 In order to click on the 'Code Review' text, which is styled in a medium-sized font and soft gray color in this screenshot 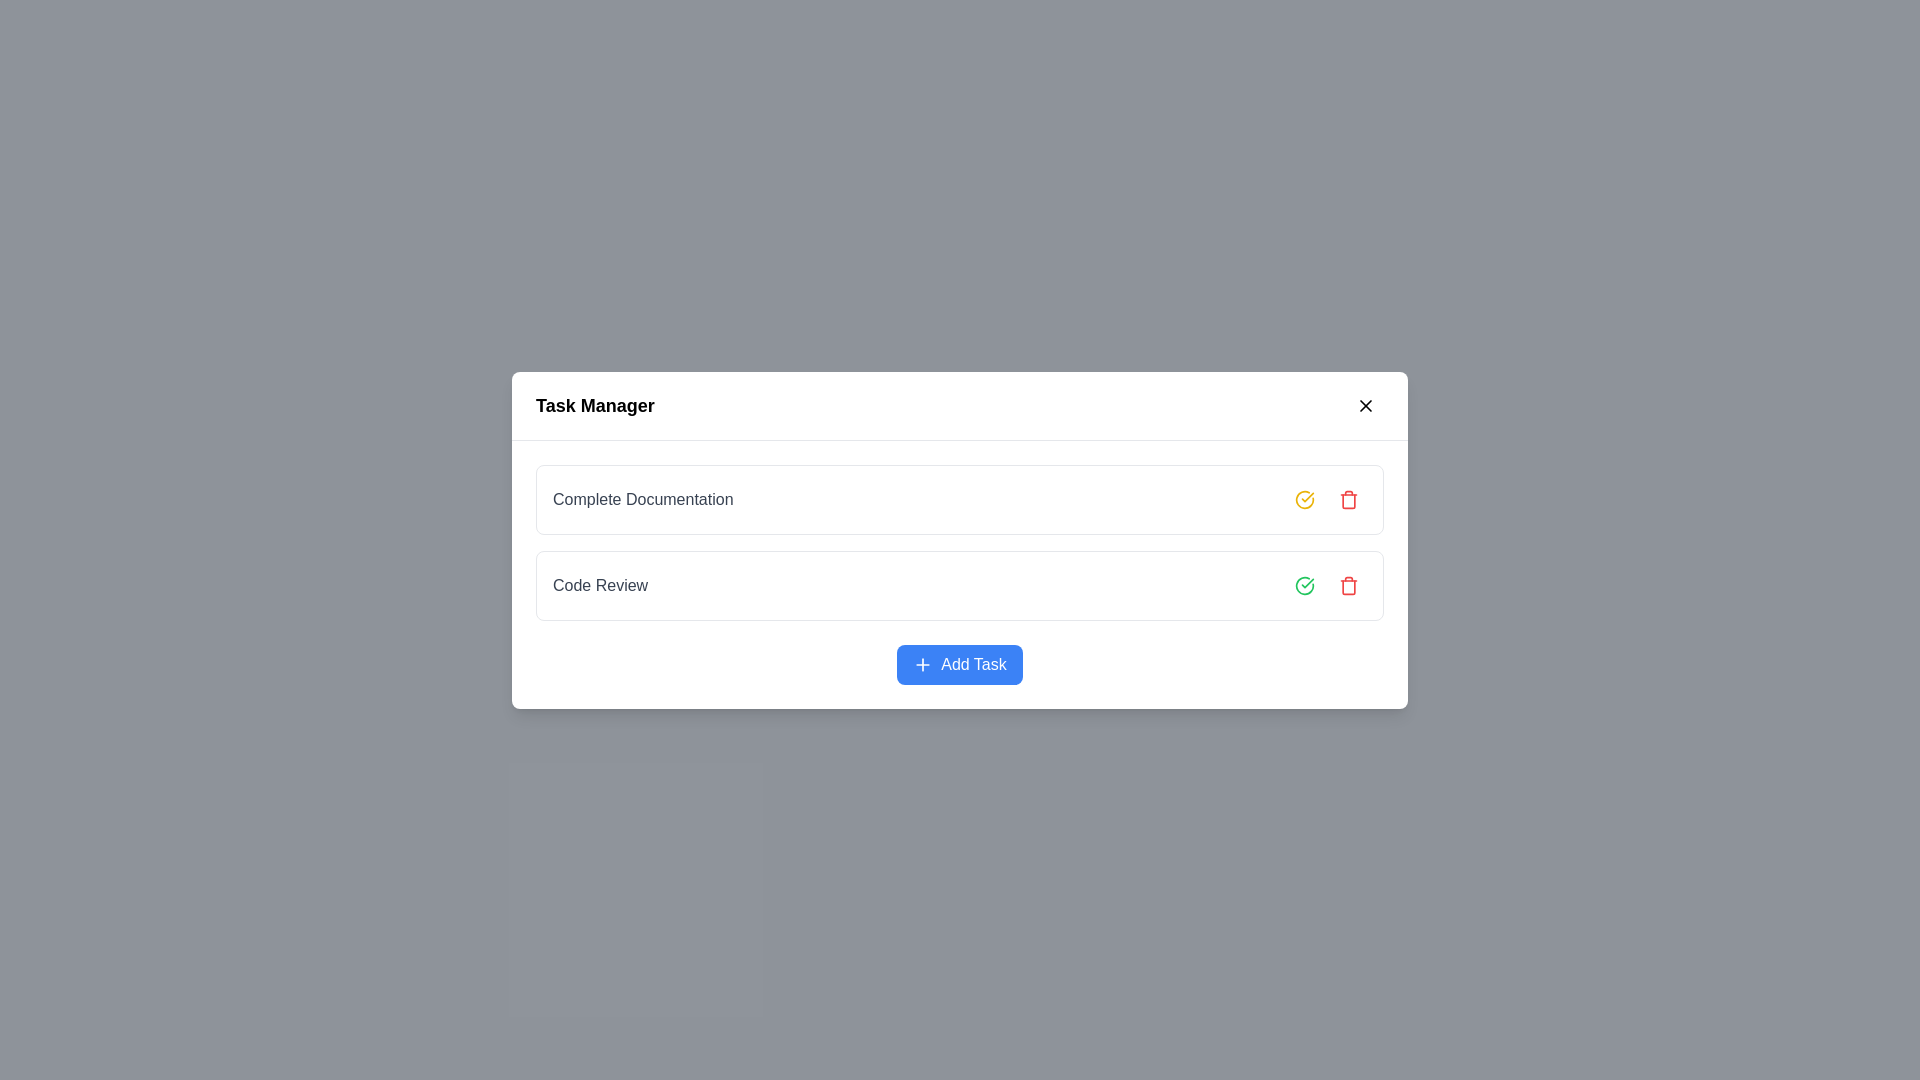, I will do `click(599, 585)`.